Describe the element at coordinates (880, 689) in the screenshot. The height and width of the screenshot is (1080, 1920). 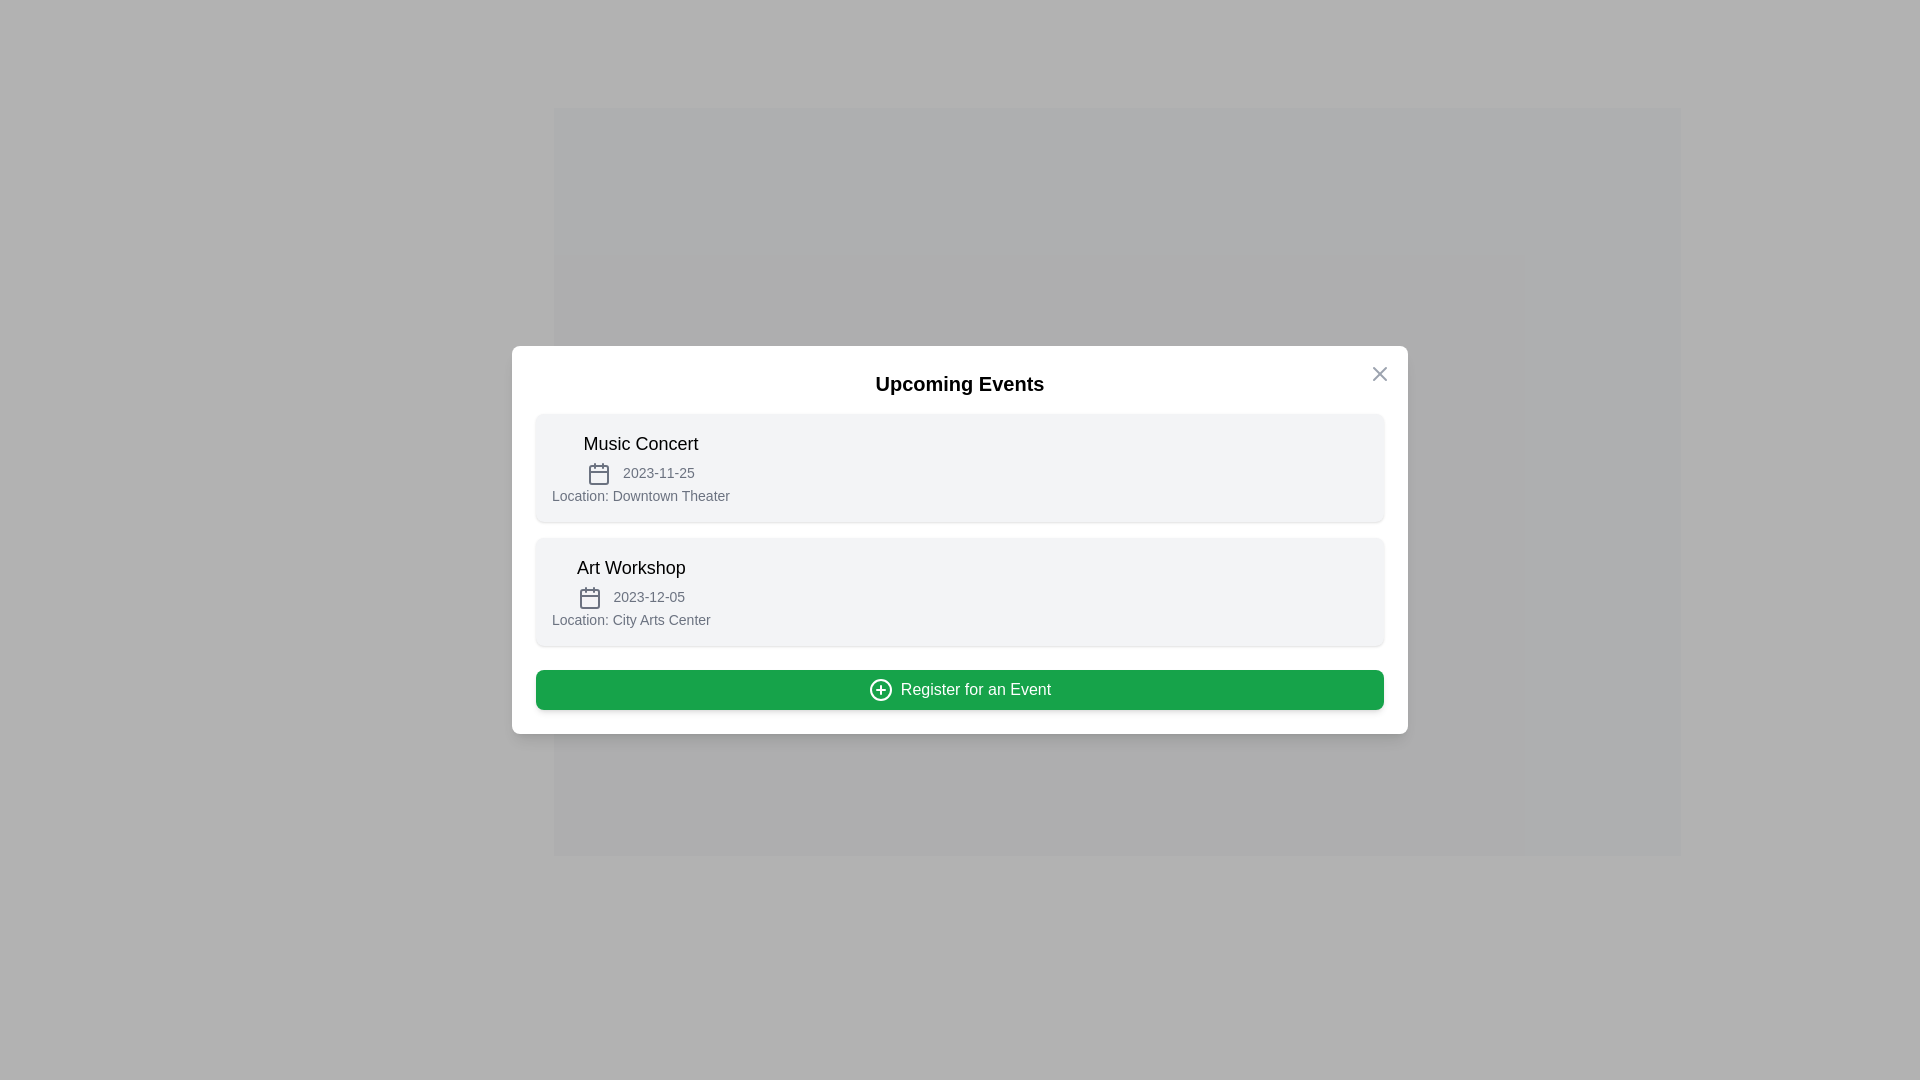
I see `the circular green icon with a white border and a plus symbol, located to the right of the 'Register for an Event' button` at that location.